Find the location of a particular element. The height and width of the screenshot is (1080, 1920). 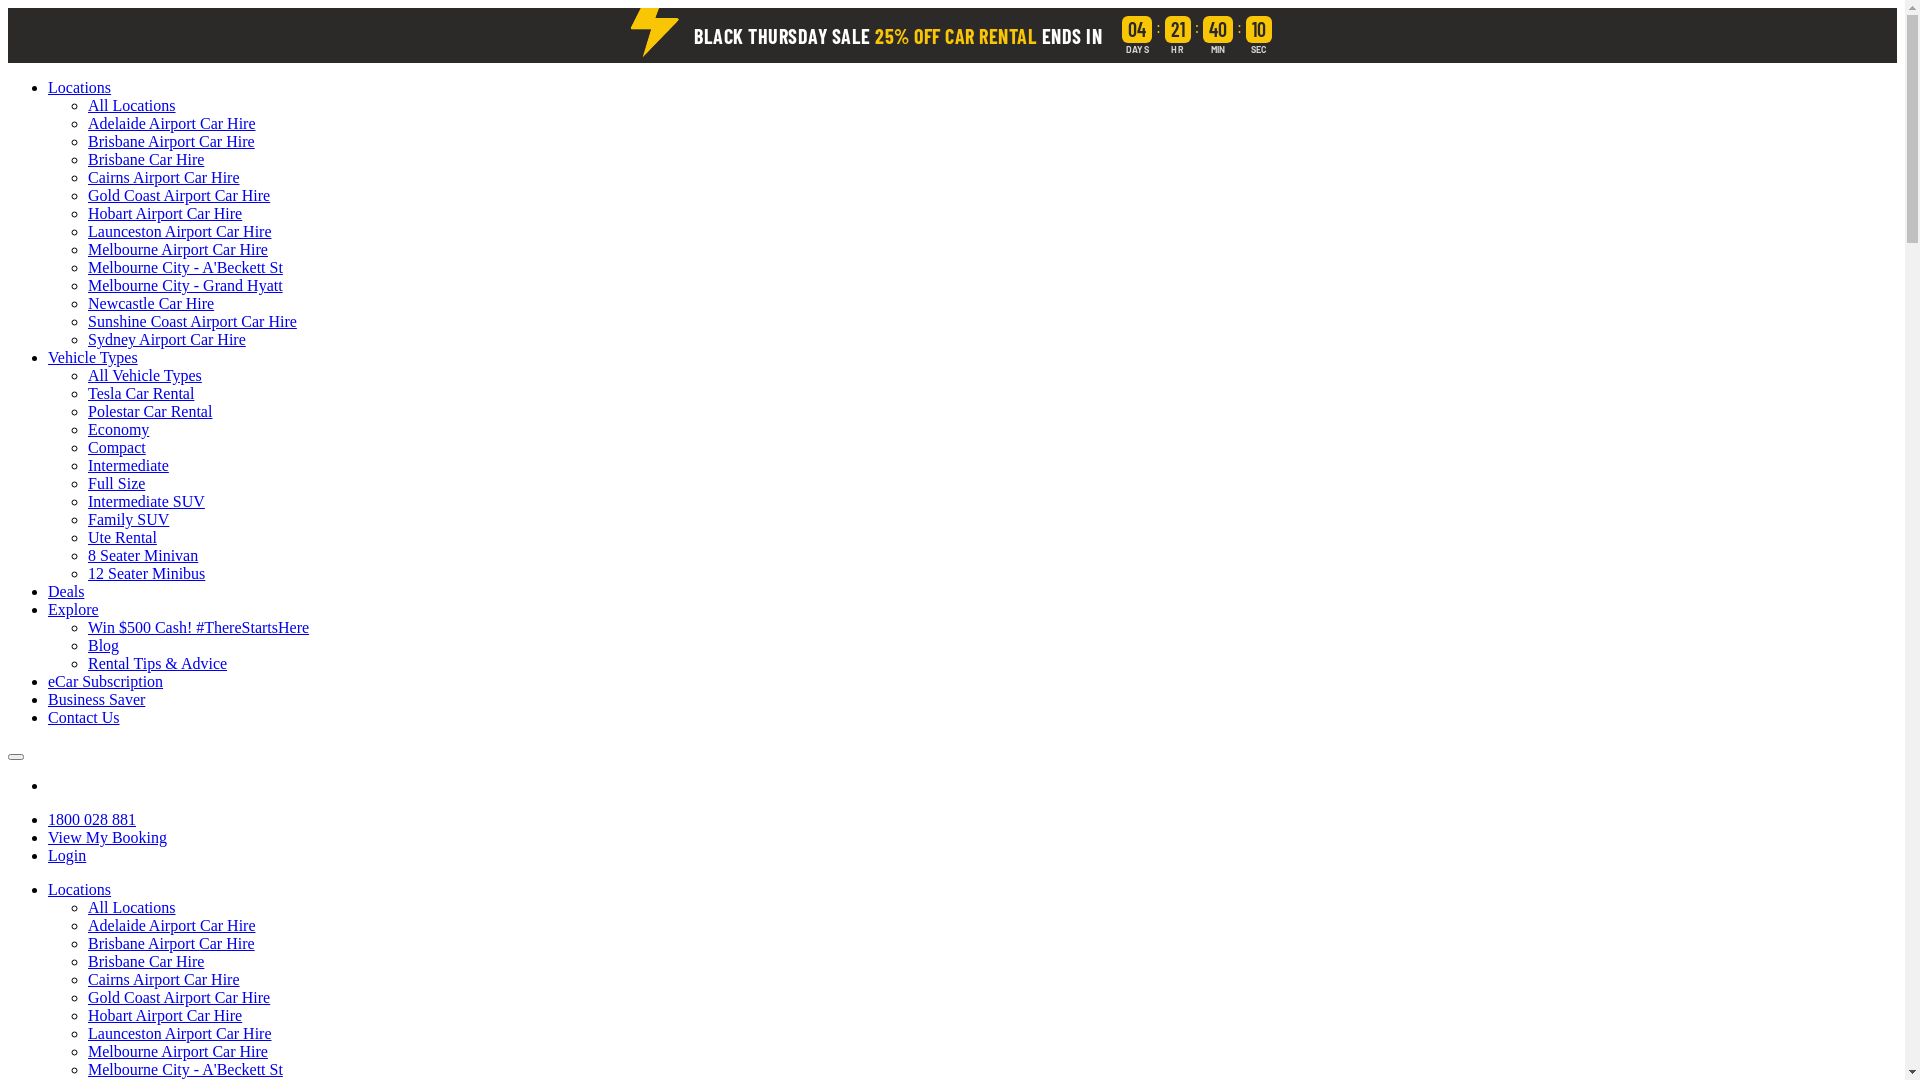

'Adelaide Airport Car Hire' is located at coordinates (172, 925).